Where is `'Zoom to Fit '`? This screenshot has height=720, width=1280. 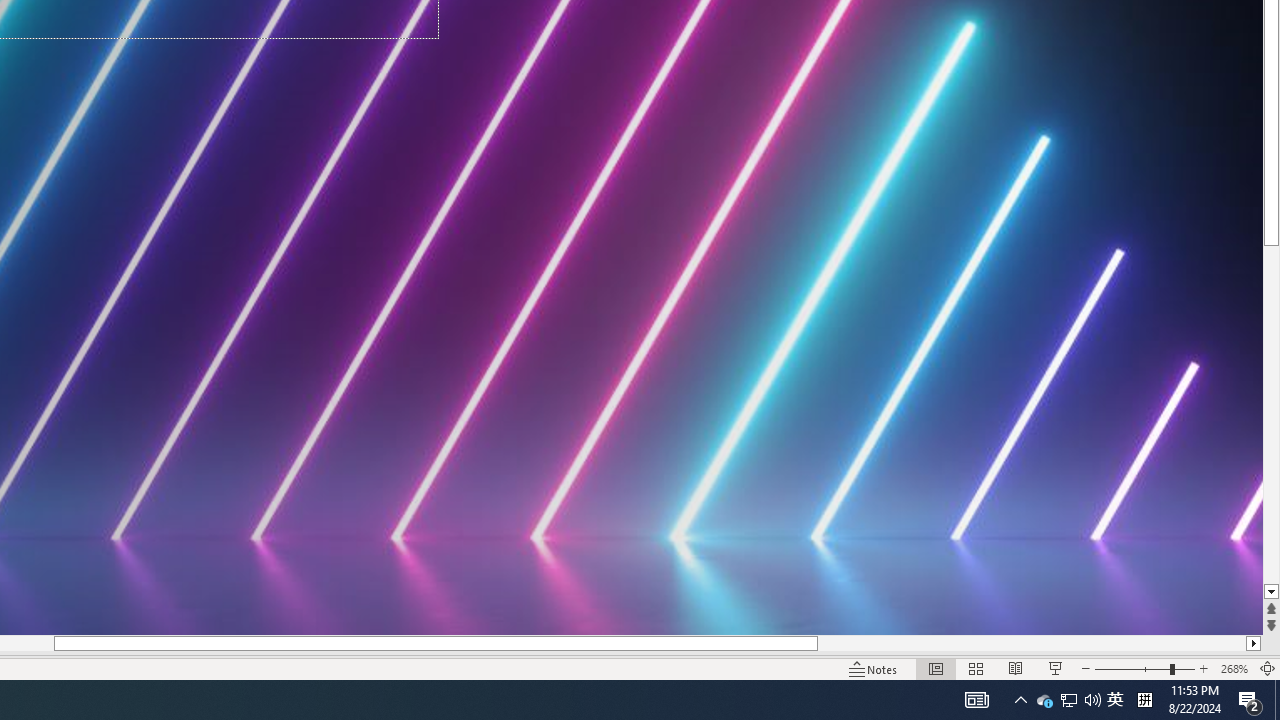
'Zoom to Fit ' is located at coordinates (1266, 669).